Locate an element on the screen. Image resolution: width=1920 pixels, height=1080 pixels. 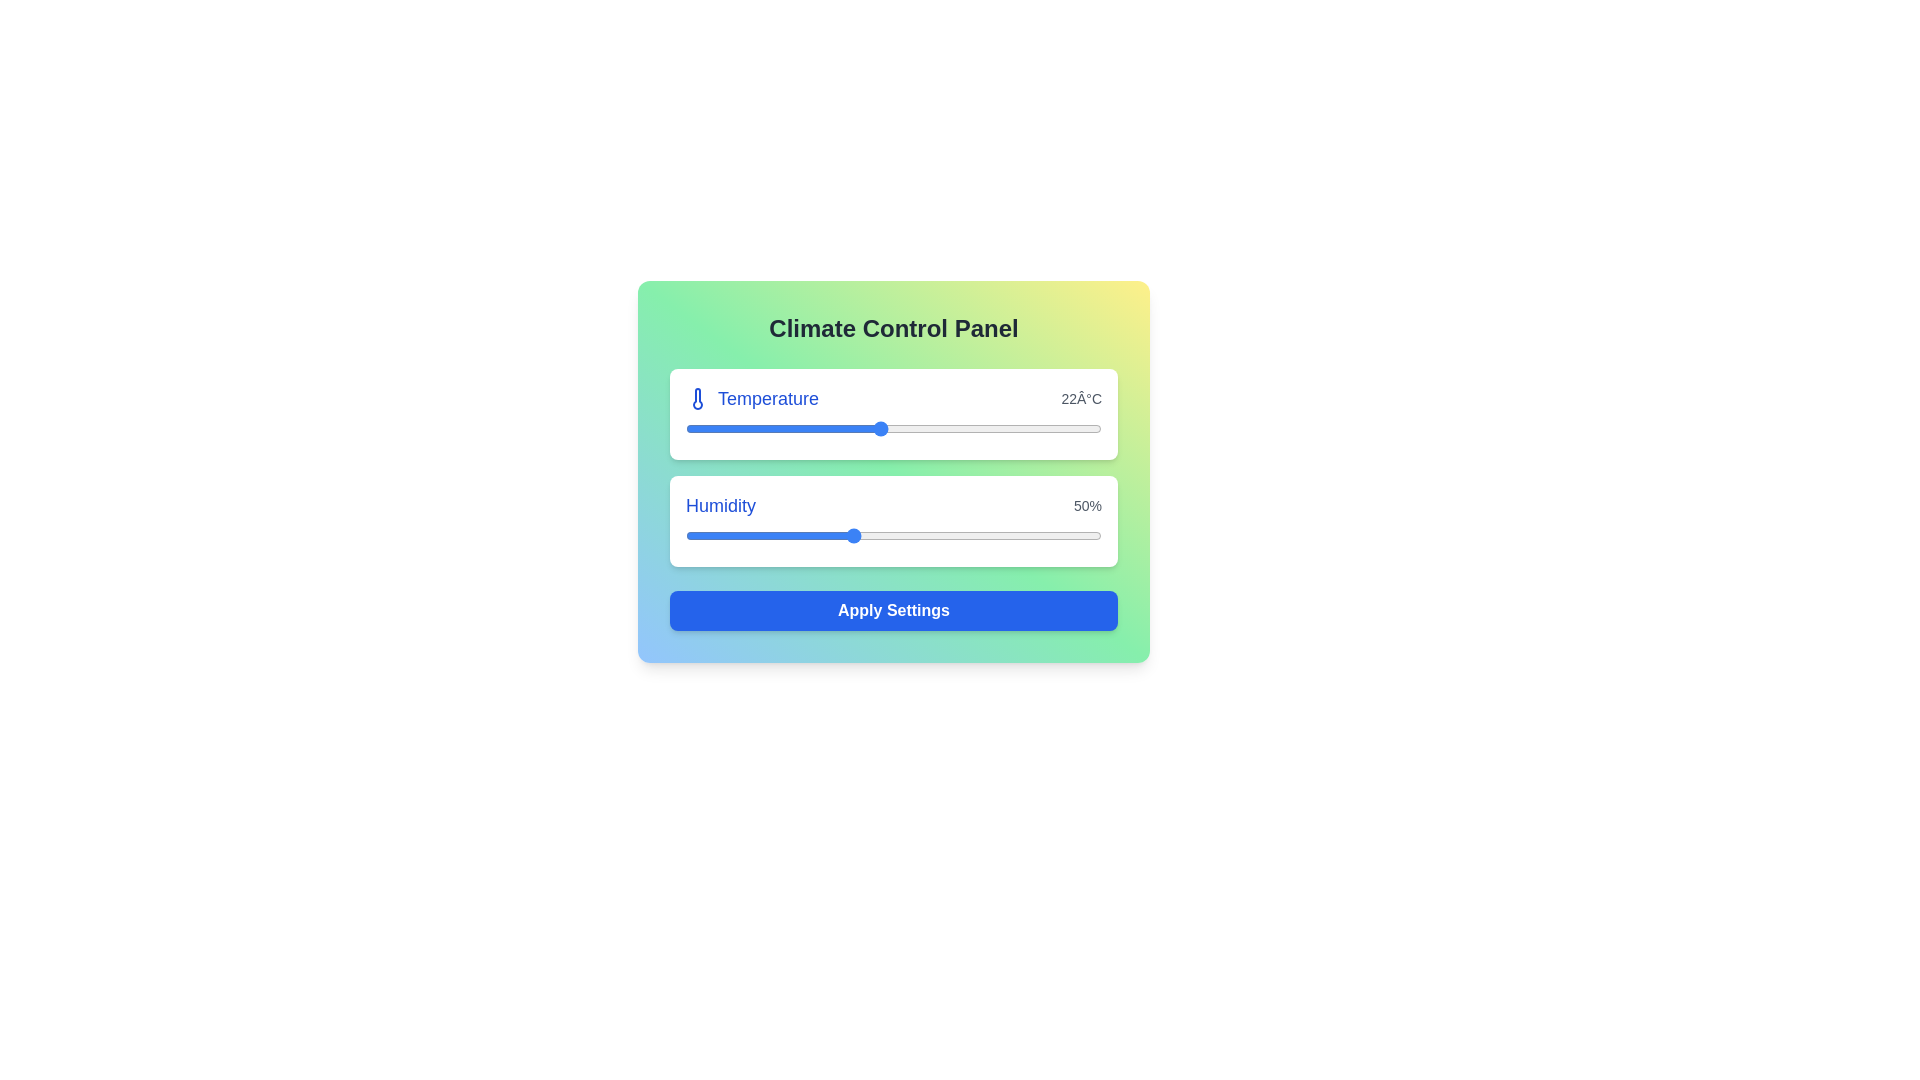
the temperature slider is located at coordinates (768, 427).